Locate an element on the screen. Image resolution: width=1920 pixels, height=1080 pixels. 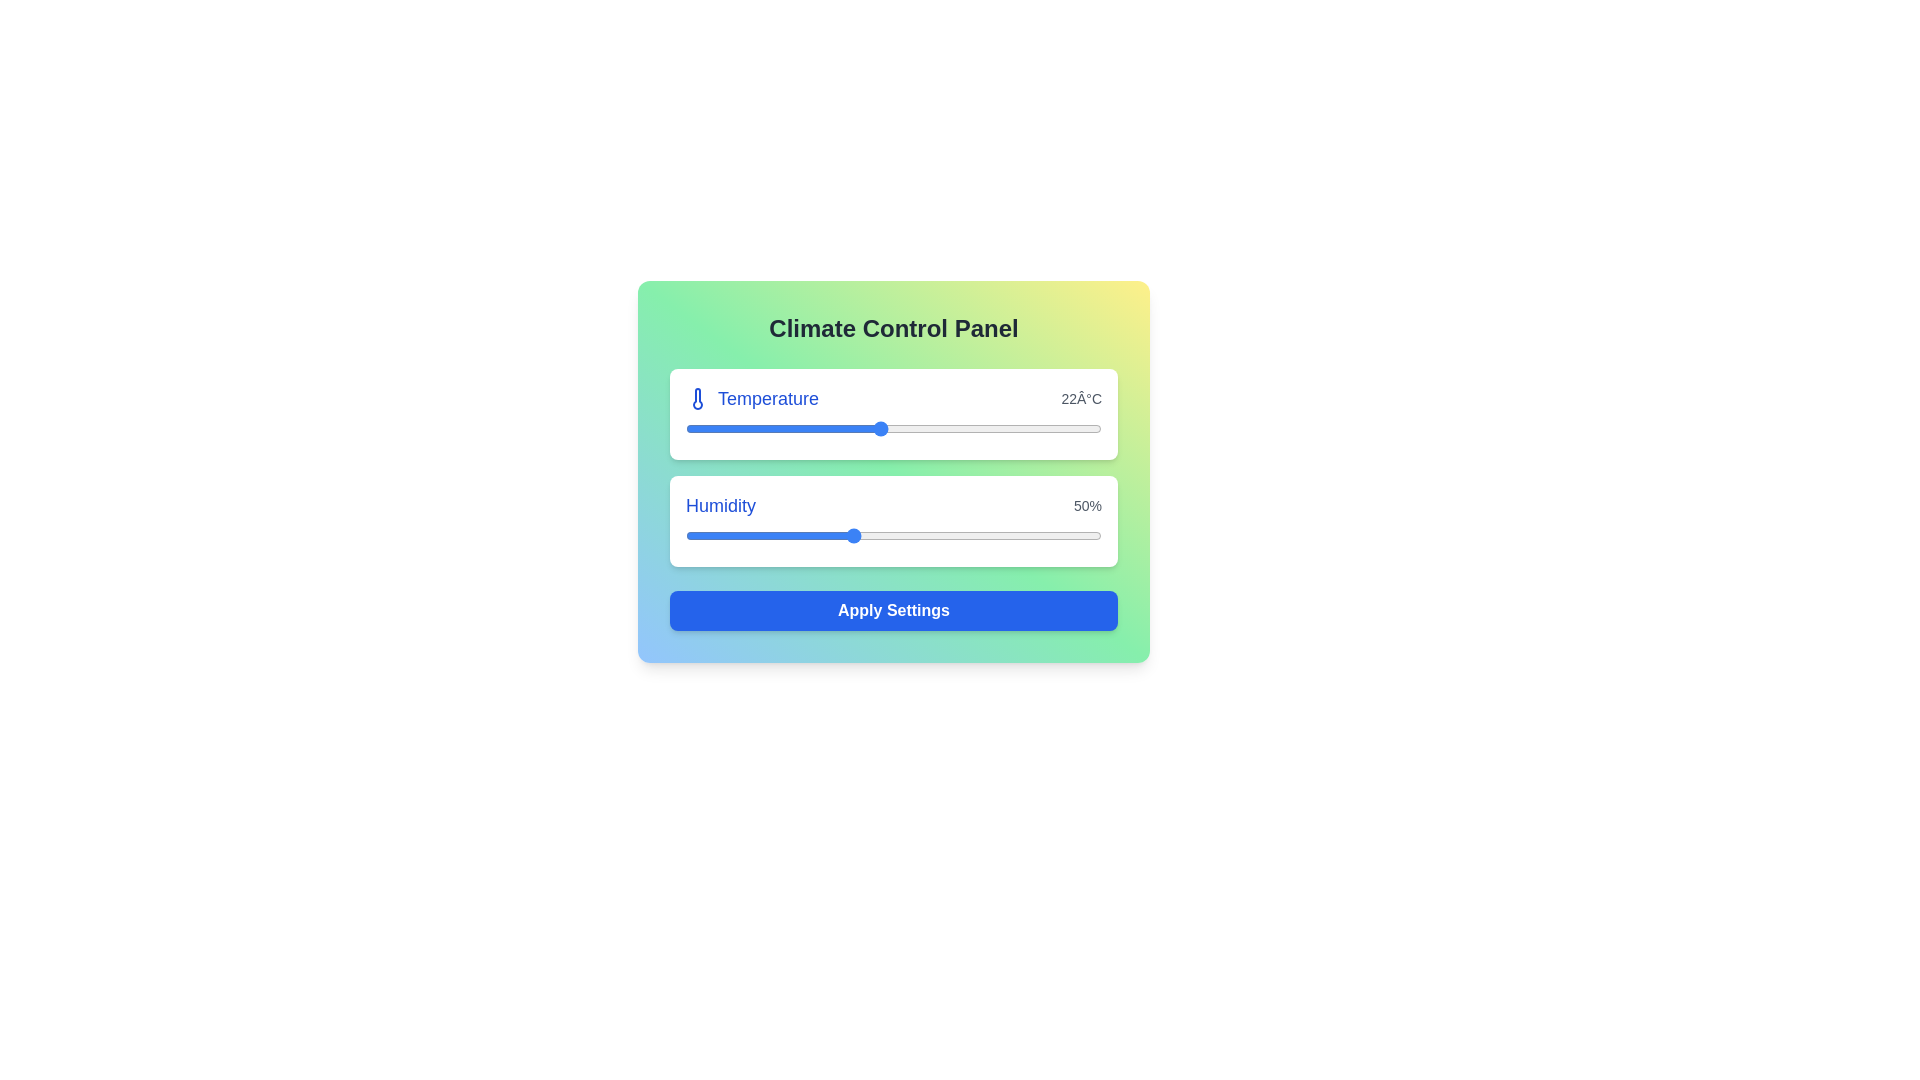
the temperature slider is located at coordinates (768, 427).